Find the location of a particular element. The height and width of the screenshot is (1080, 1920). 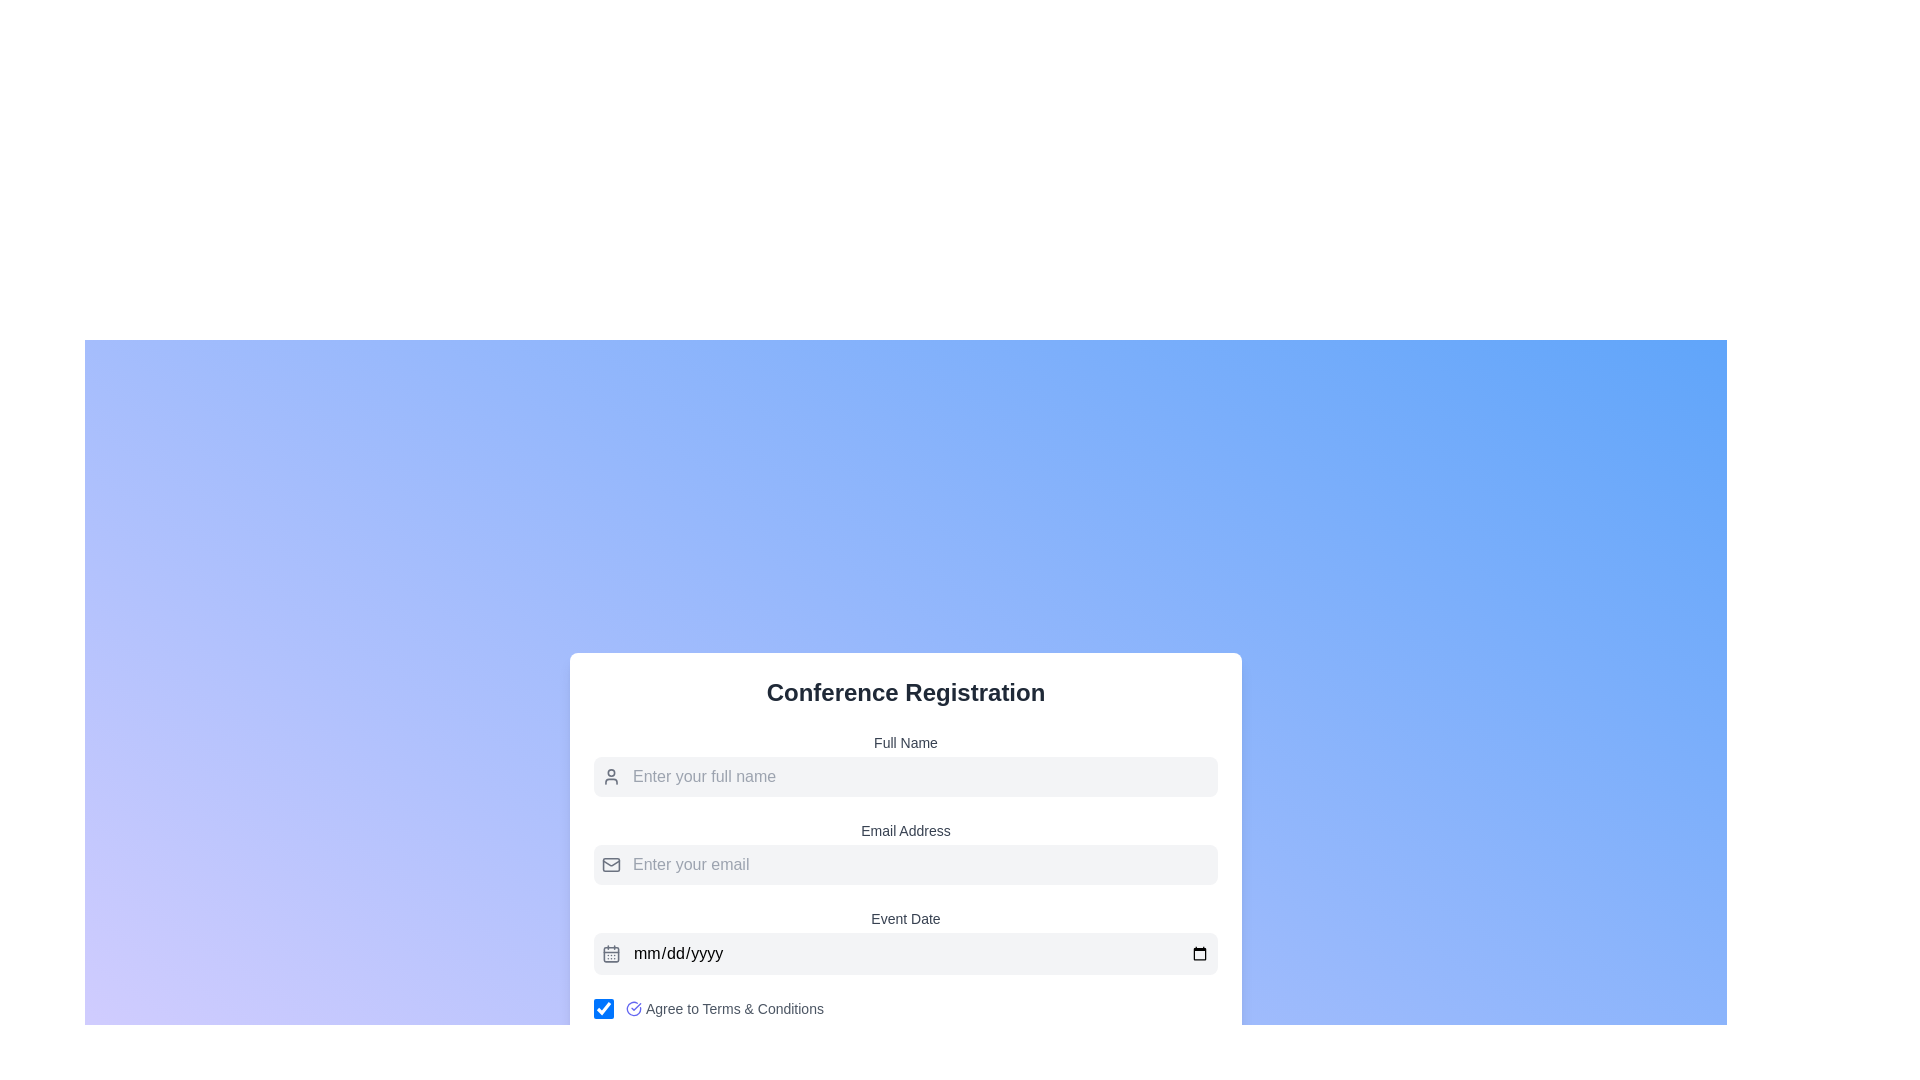

the calendar icon on the left side of the event date input field is located at coordinates (610, 952).